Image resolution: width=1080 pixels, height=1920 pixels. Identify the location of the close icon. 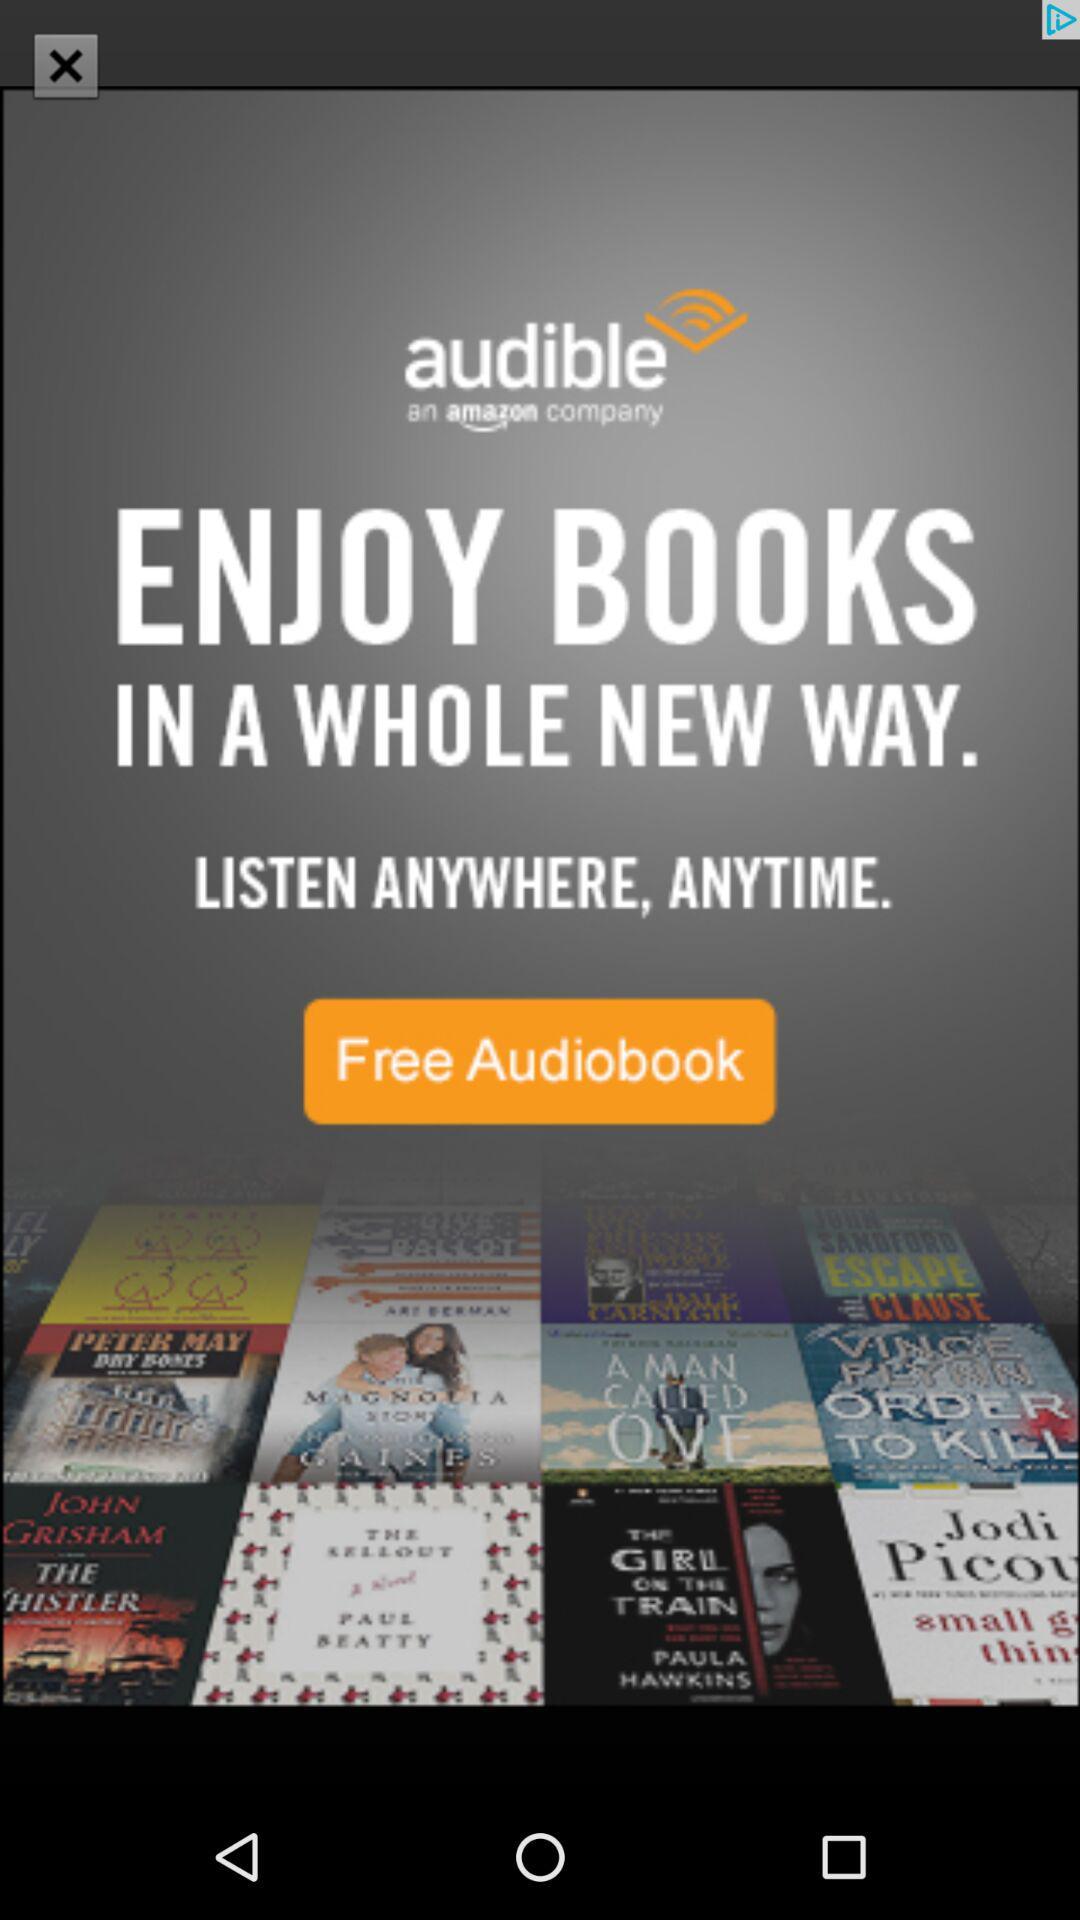
(91, 97).